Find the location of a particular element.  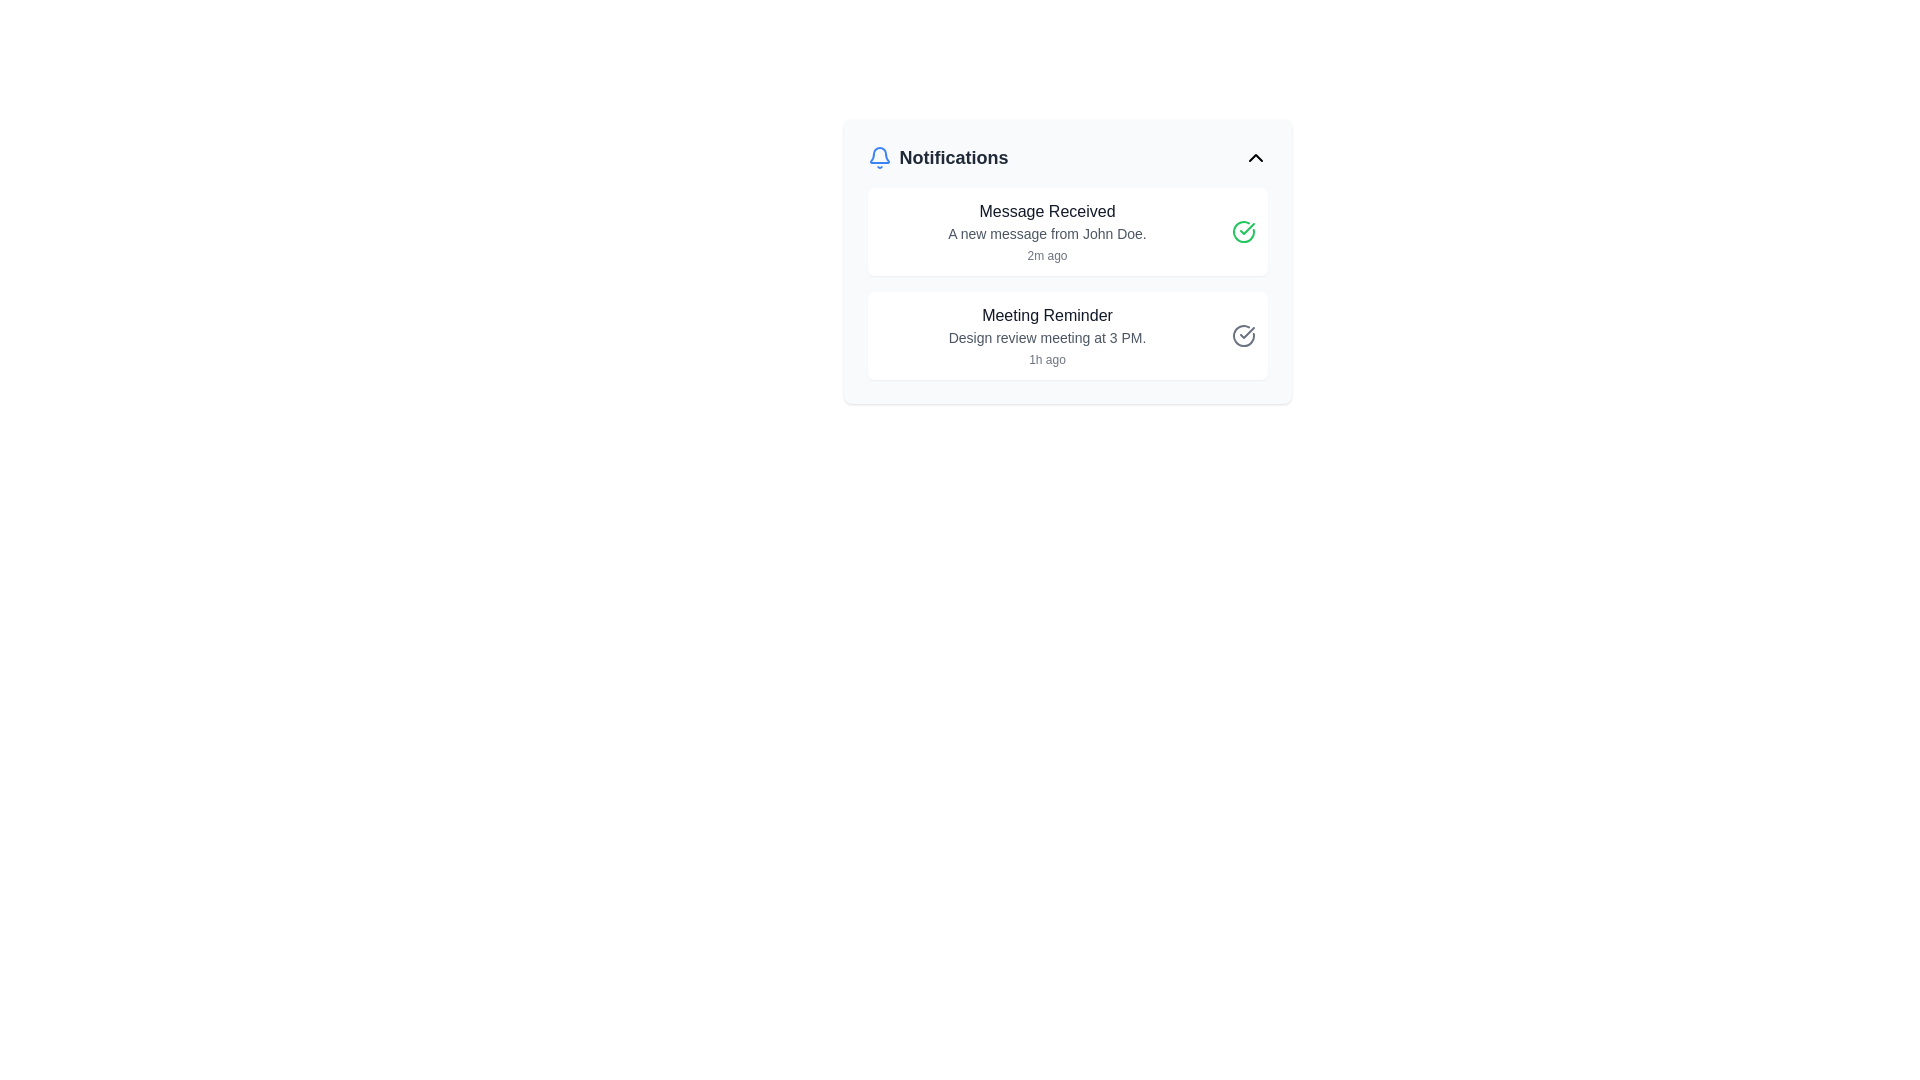

the circular segment of the checkmark icon located in the top-right notification entry adjacent to the 'Message Received' text is located at coordinates (1242, 334).